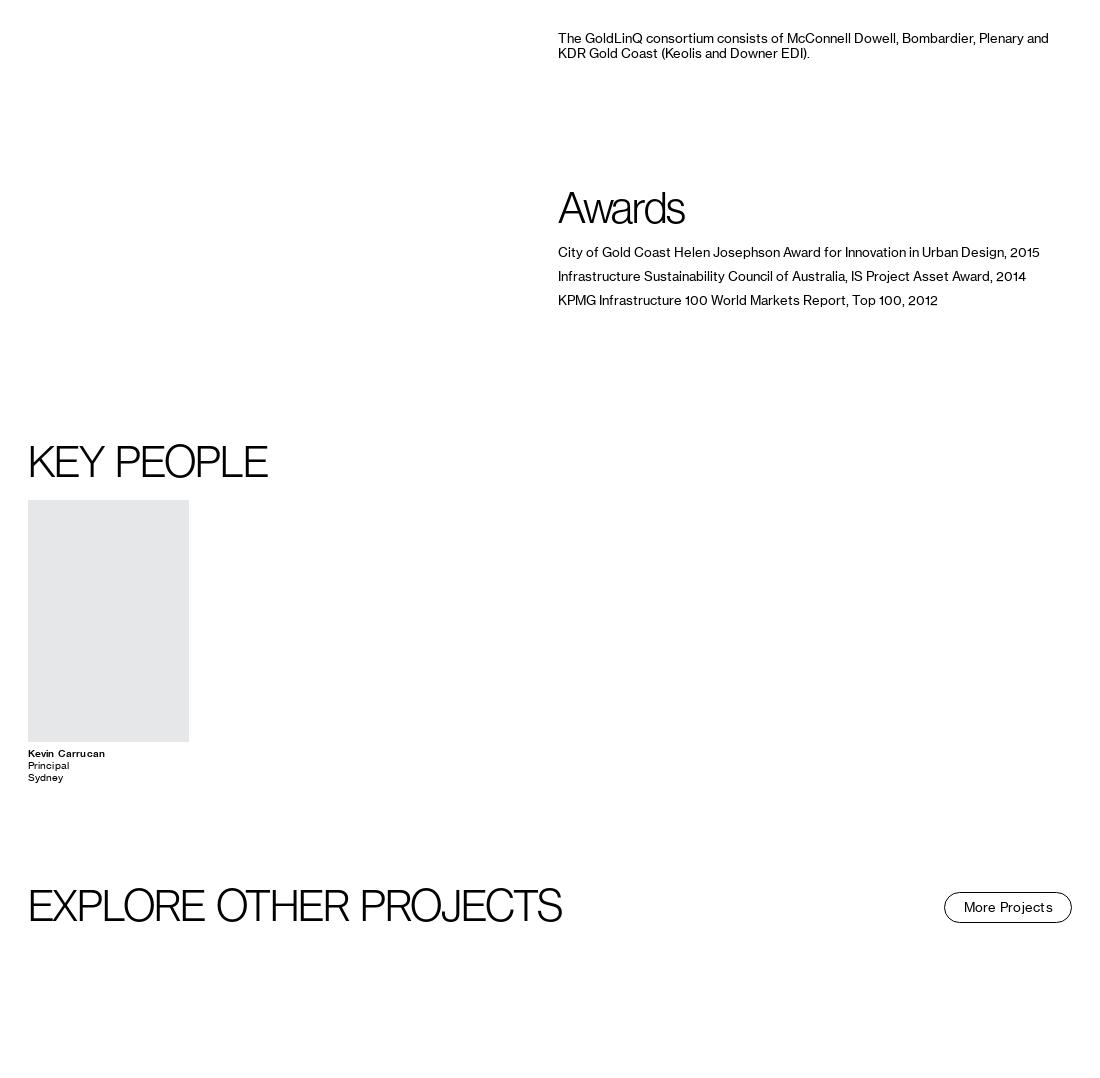 This screenshot has height=1078, width=1100. Describe the element at coordinates (556, 275) in the screenshot. I see `'Infrastructure Sustainability Council of Australia, IS Project Asset Award, 2014'` at that location.